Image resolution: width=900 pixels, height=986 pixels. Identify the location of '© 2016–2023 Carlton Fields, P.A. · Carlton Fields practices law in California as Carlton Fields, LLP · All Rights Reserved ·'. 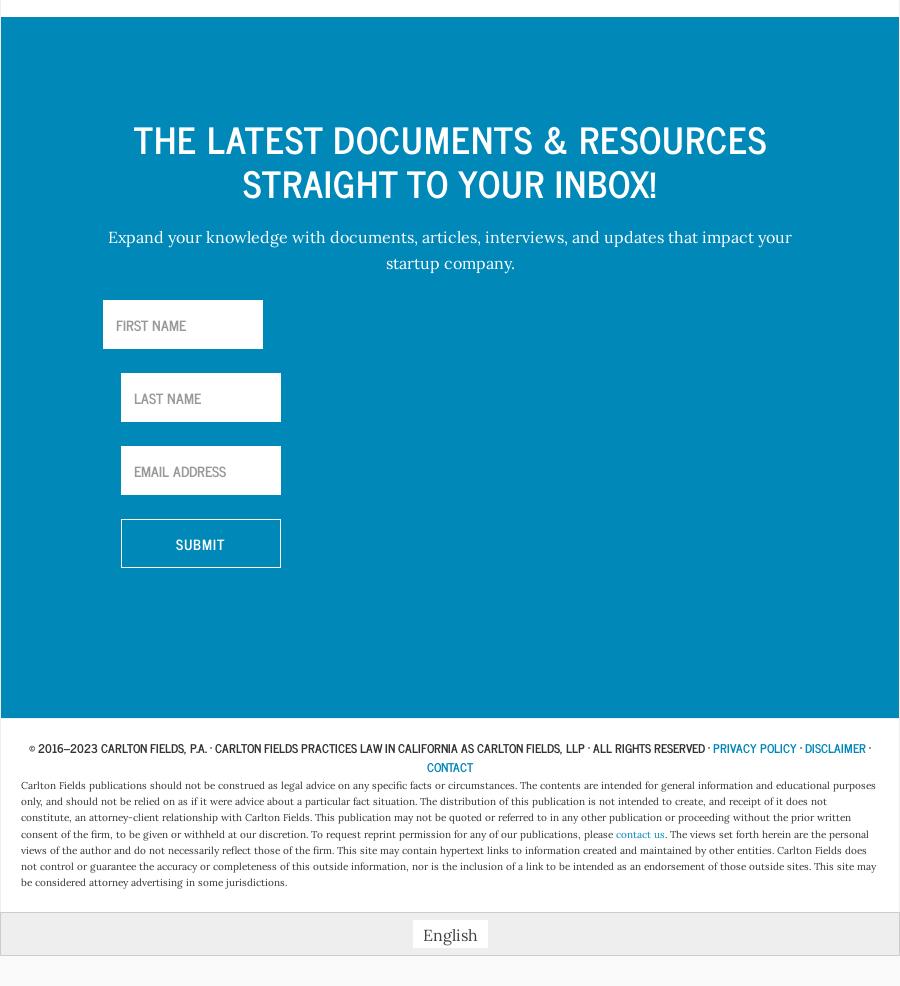
(370, 746).